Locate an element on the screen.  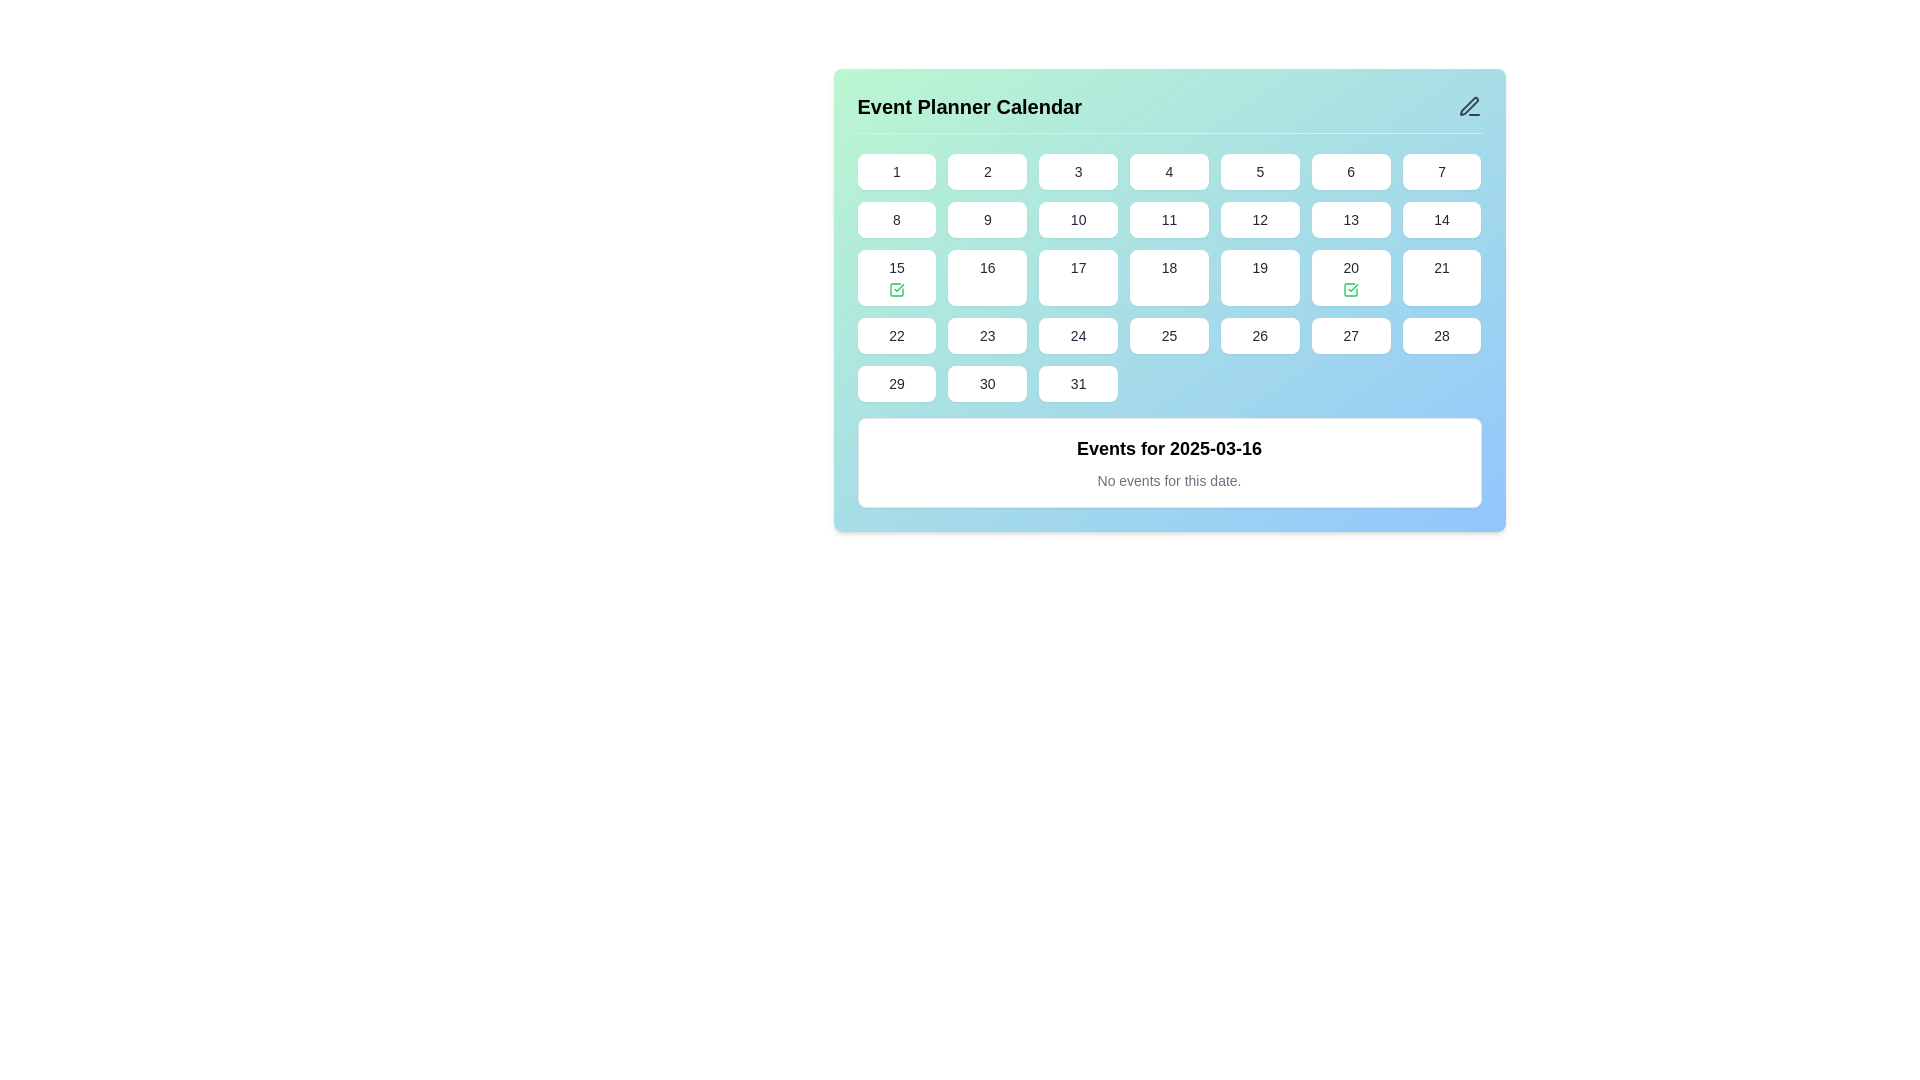
the calendar cell displaying the number '13' is located at coordinates (1351, 219).